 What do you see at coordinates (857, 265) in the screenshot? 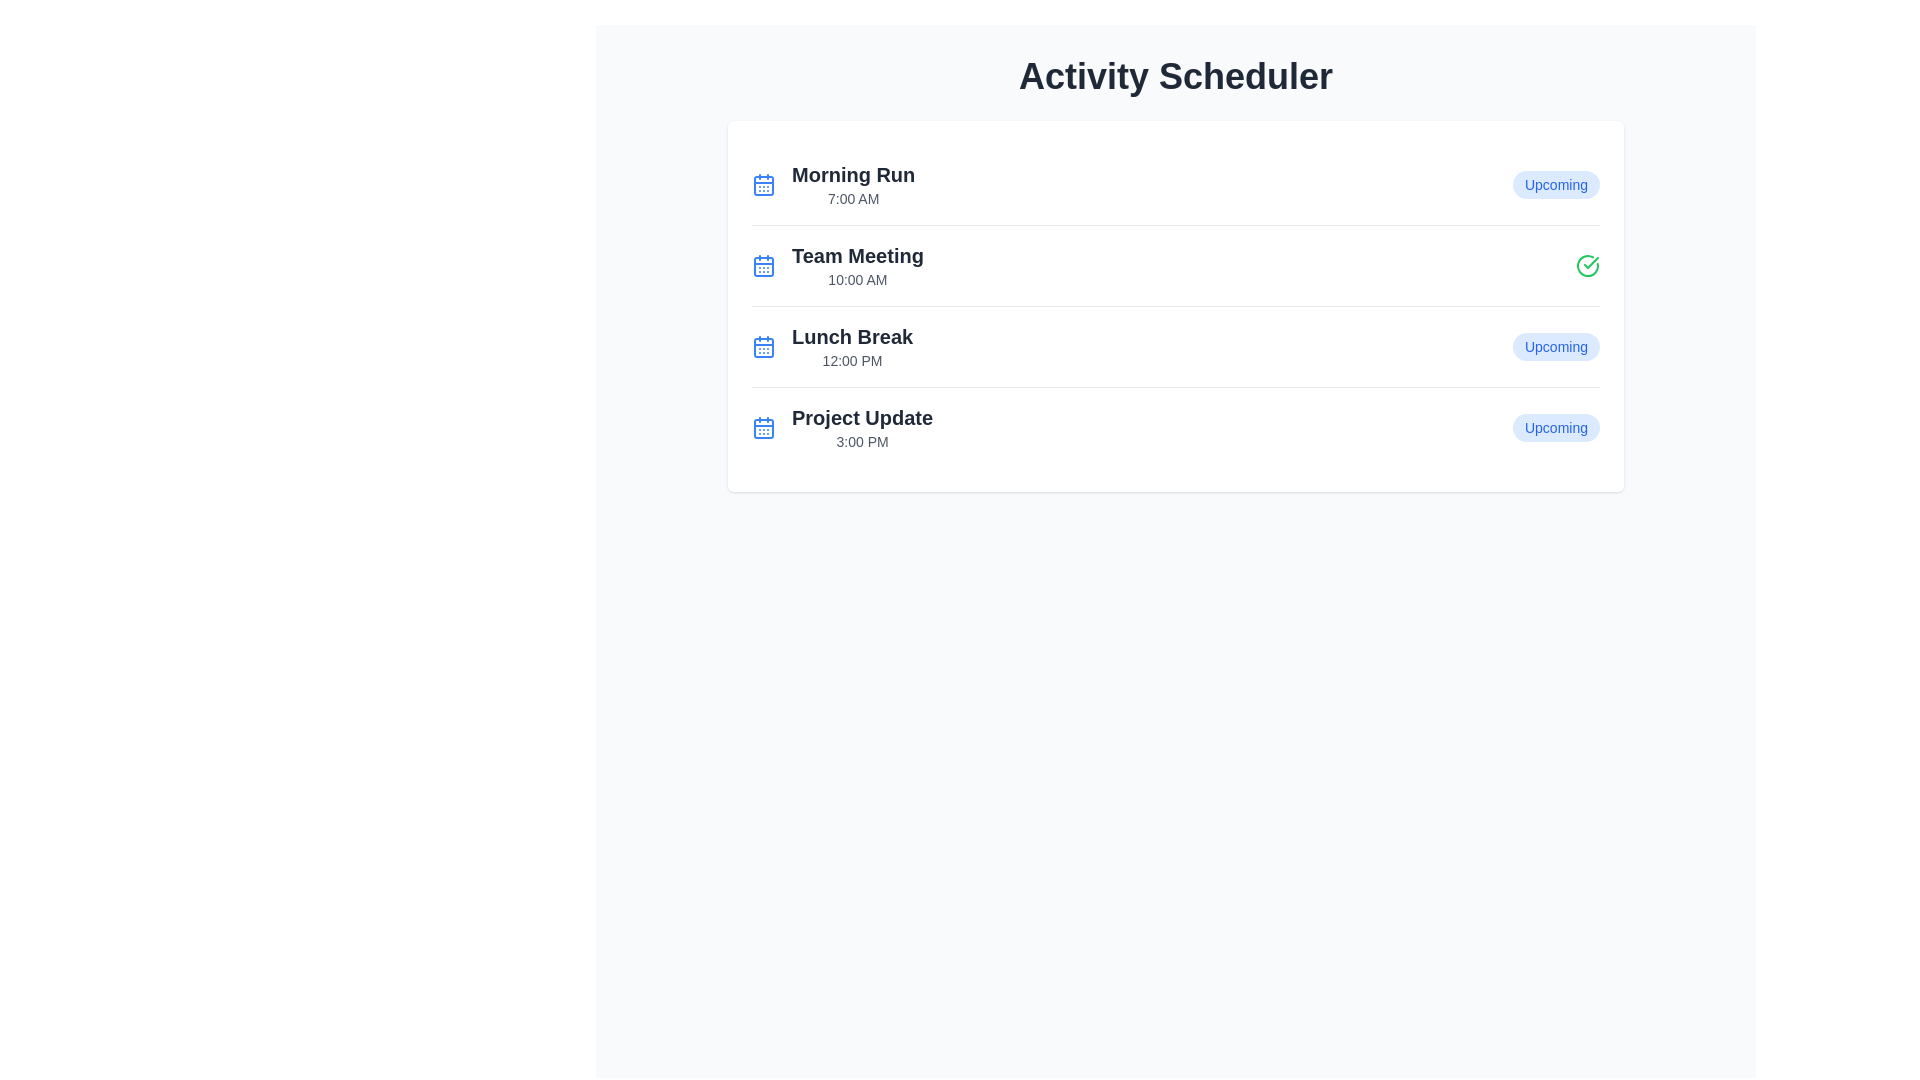
I see `text displayed on the second entry of the vertical list of scheduled events in the activity scheduler, which is positioned between 'Morning Run' and 'Lunch Break'` at bounding box center [857, 265].